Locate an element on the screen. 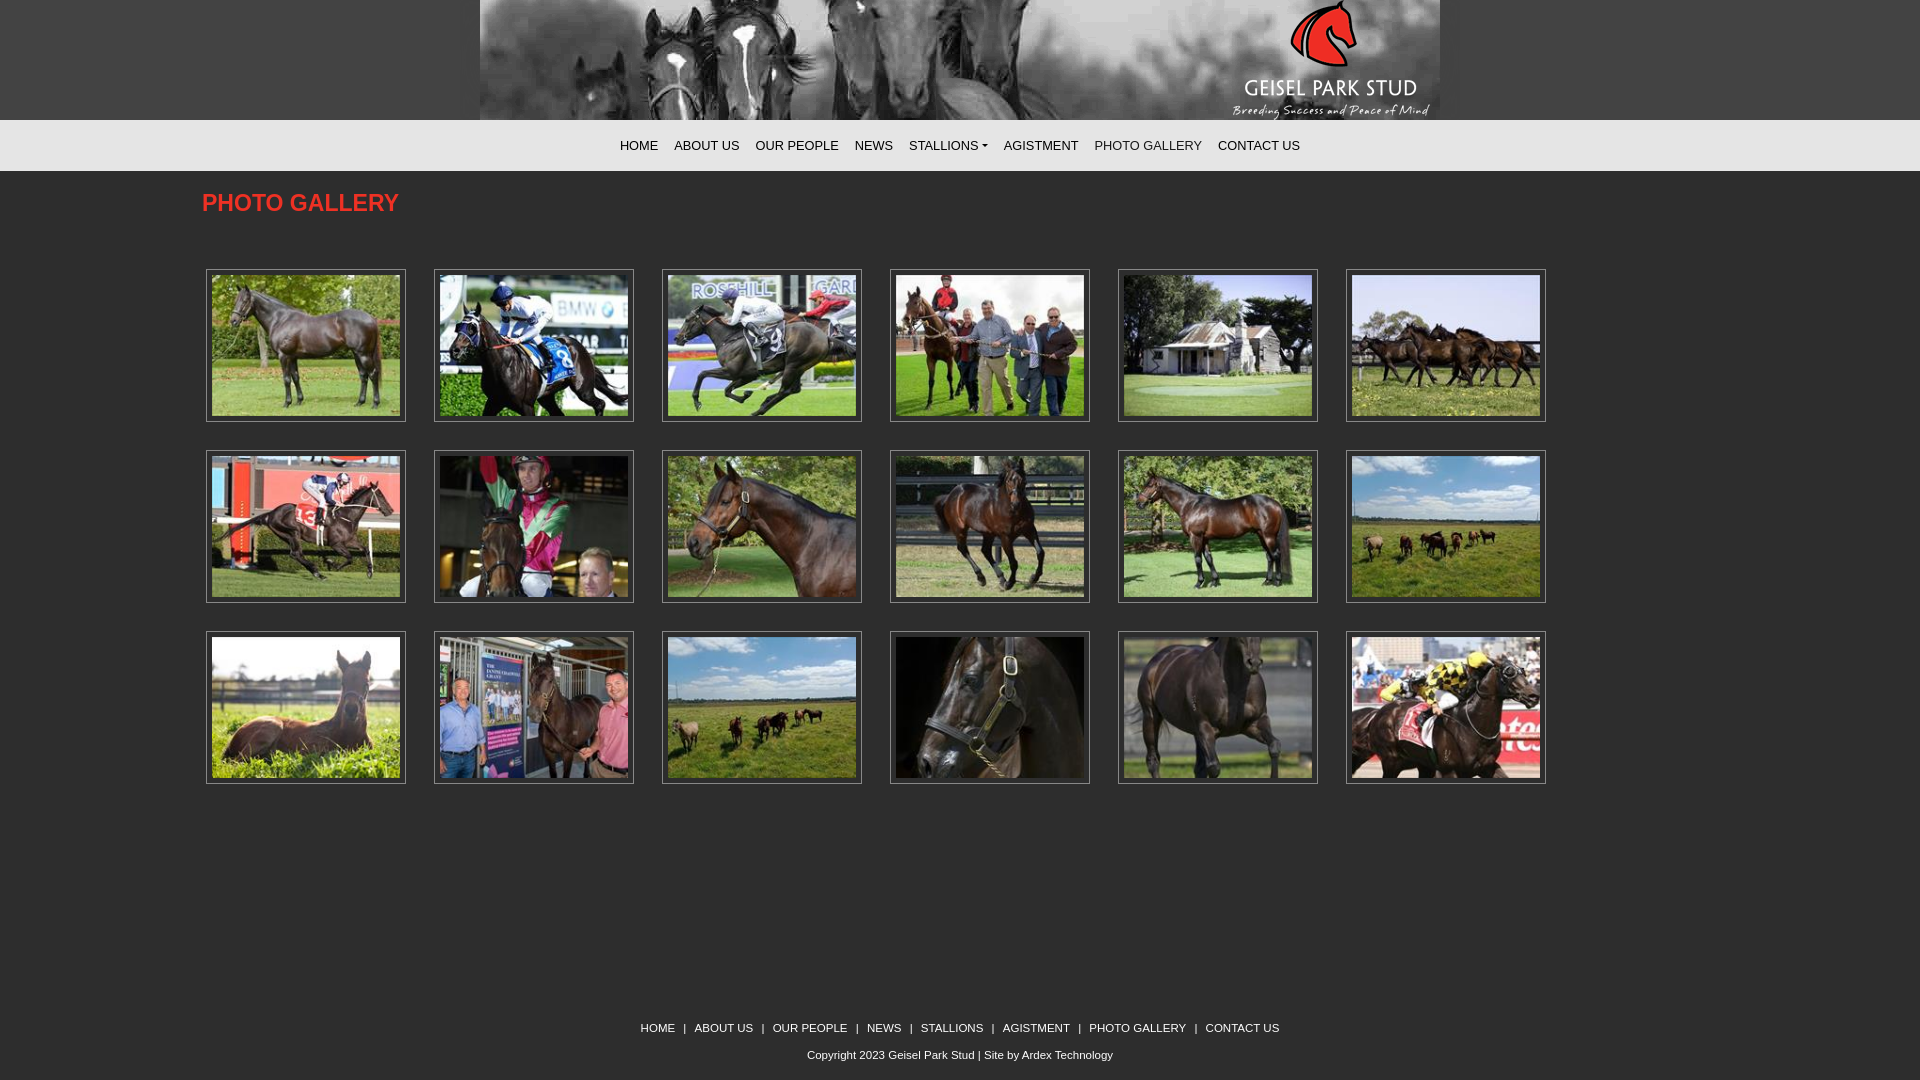 The width and height of the screenshot is (1920, 1080). 'CONTACT US' is located at coordinates (1204, 1028).